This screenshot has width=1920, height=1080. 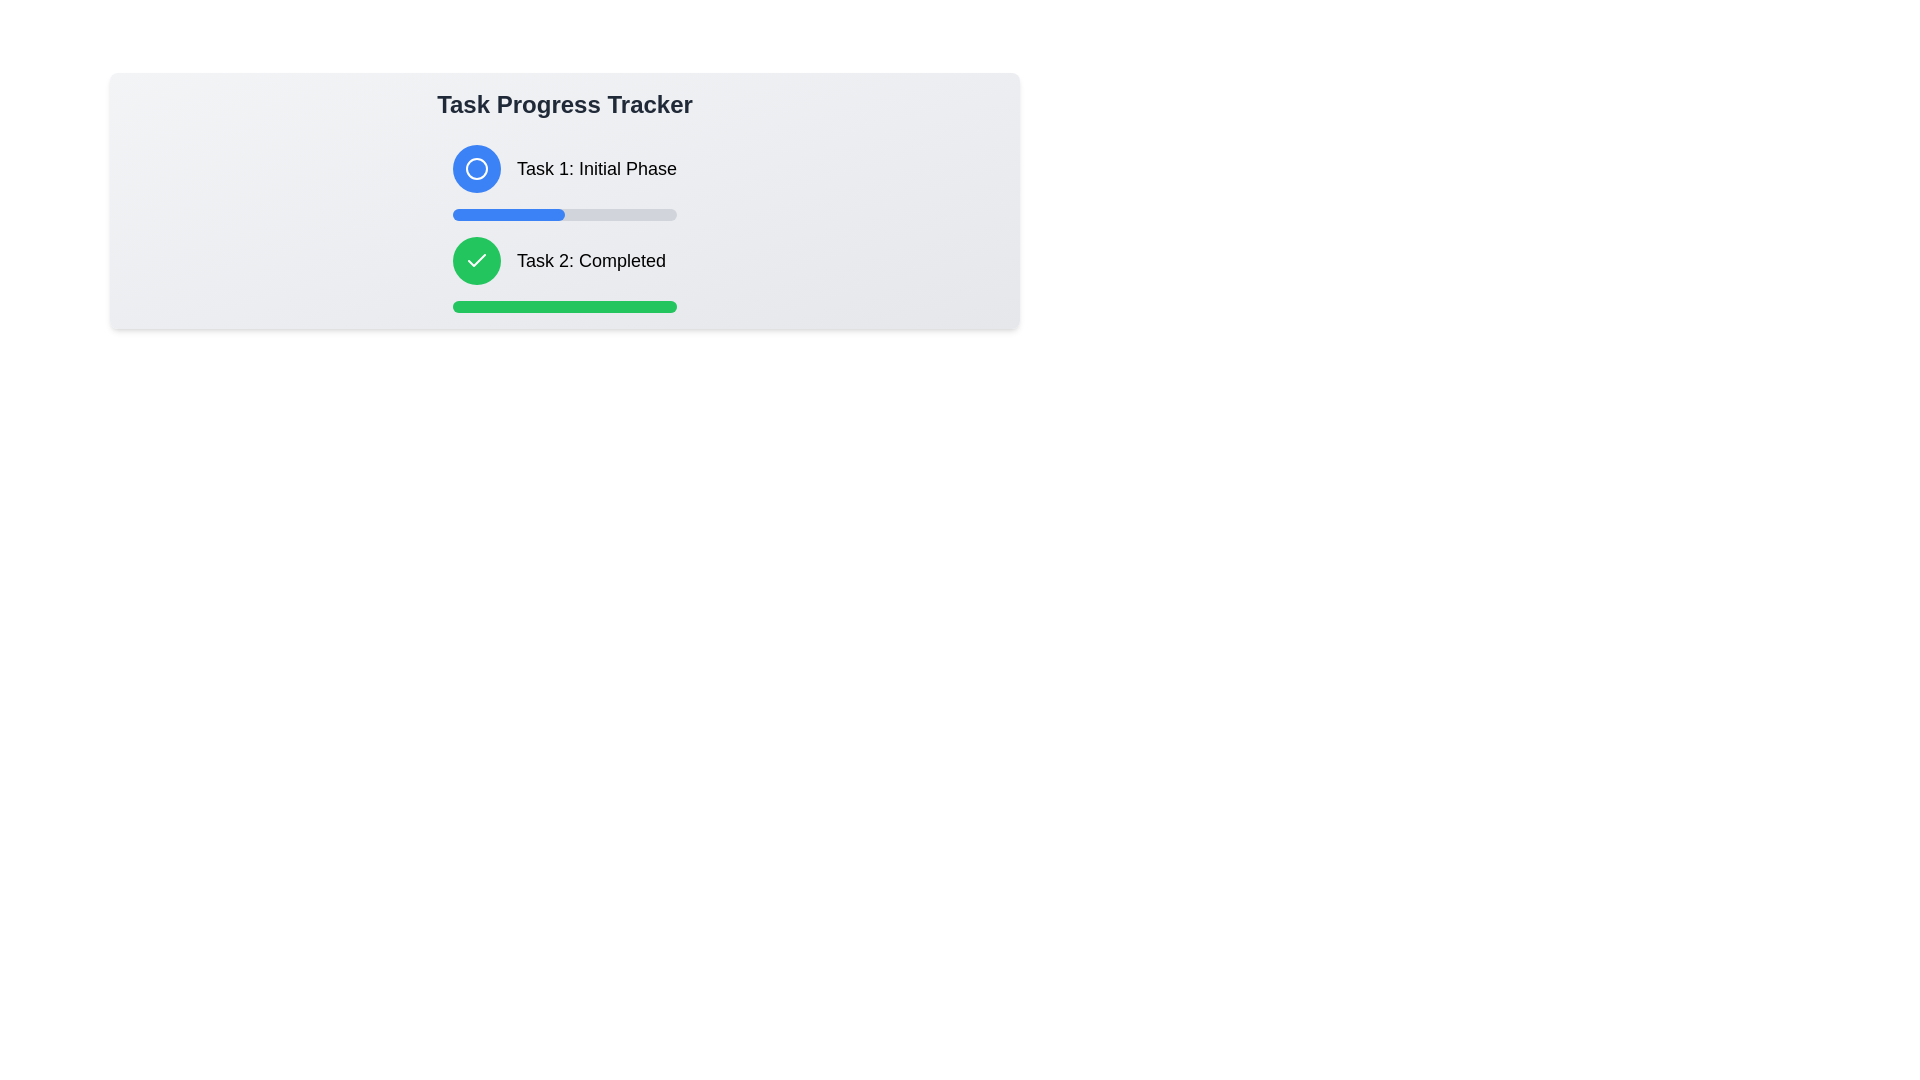 What do you see at coordinates (595, 168) in the screenshot?
I see `the text label 'Task 1: Initial Phase' which is a medium weight, large size text aligned with a circular blue icon on its left` at bounding box center [595, 168].